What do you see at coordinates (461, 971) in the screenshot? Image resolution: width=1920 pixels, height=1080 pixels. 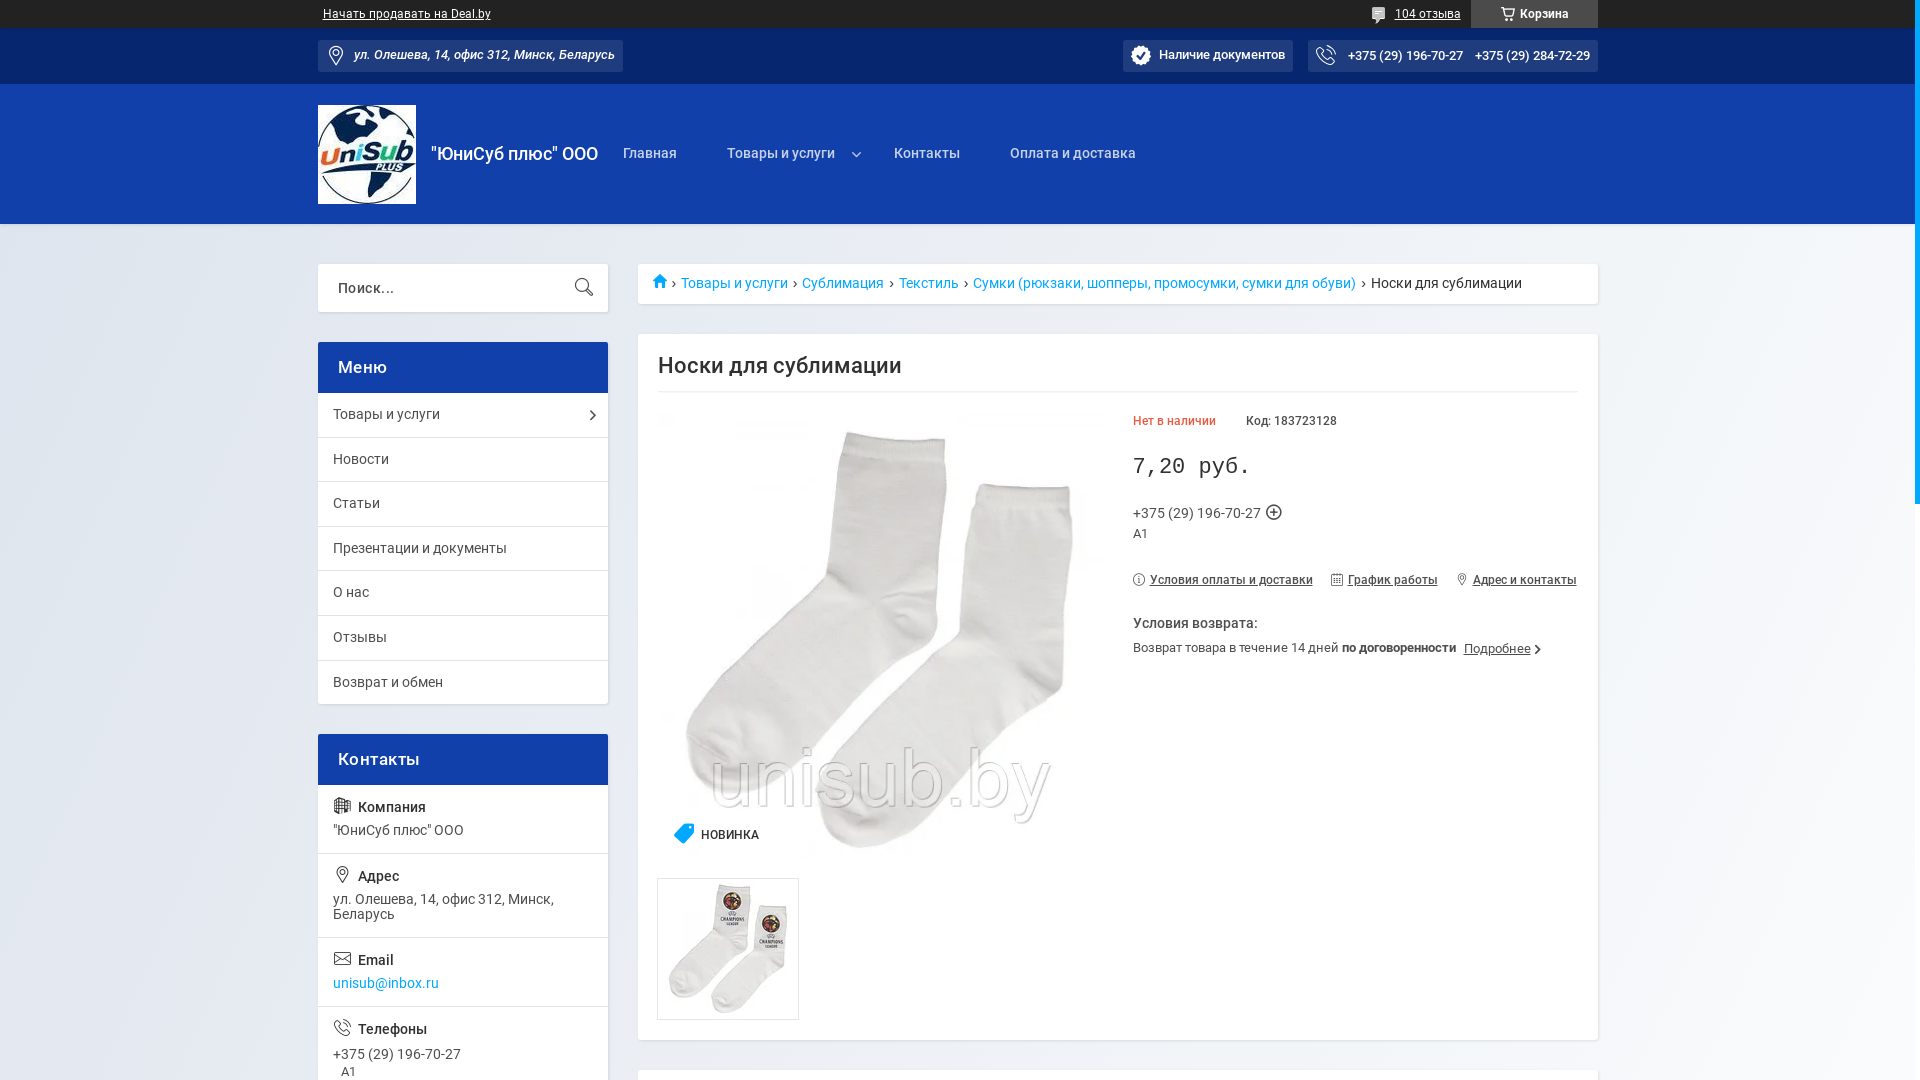 I see `'unisub@inbox.ru'` at bounding box center [461, 971].